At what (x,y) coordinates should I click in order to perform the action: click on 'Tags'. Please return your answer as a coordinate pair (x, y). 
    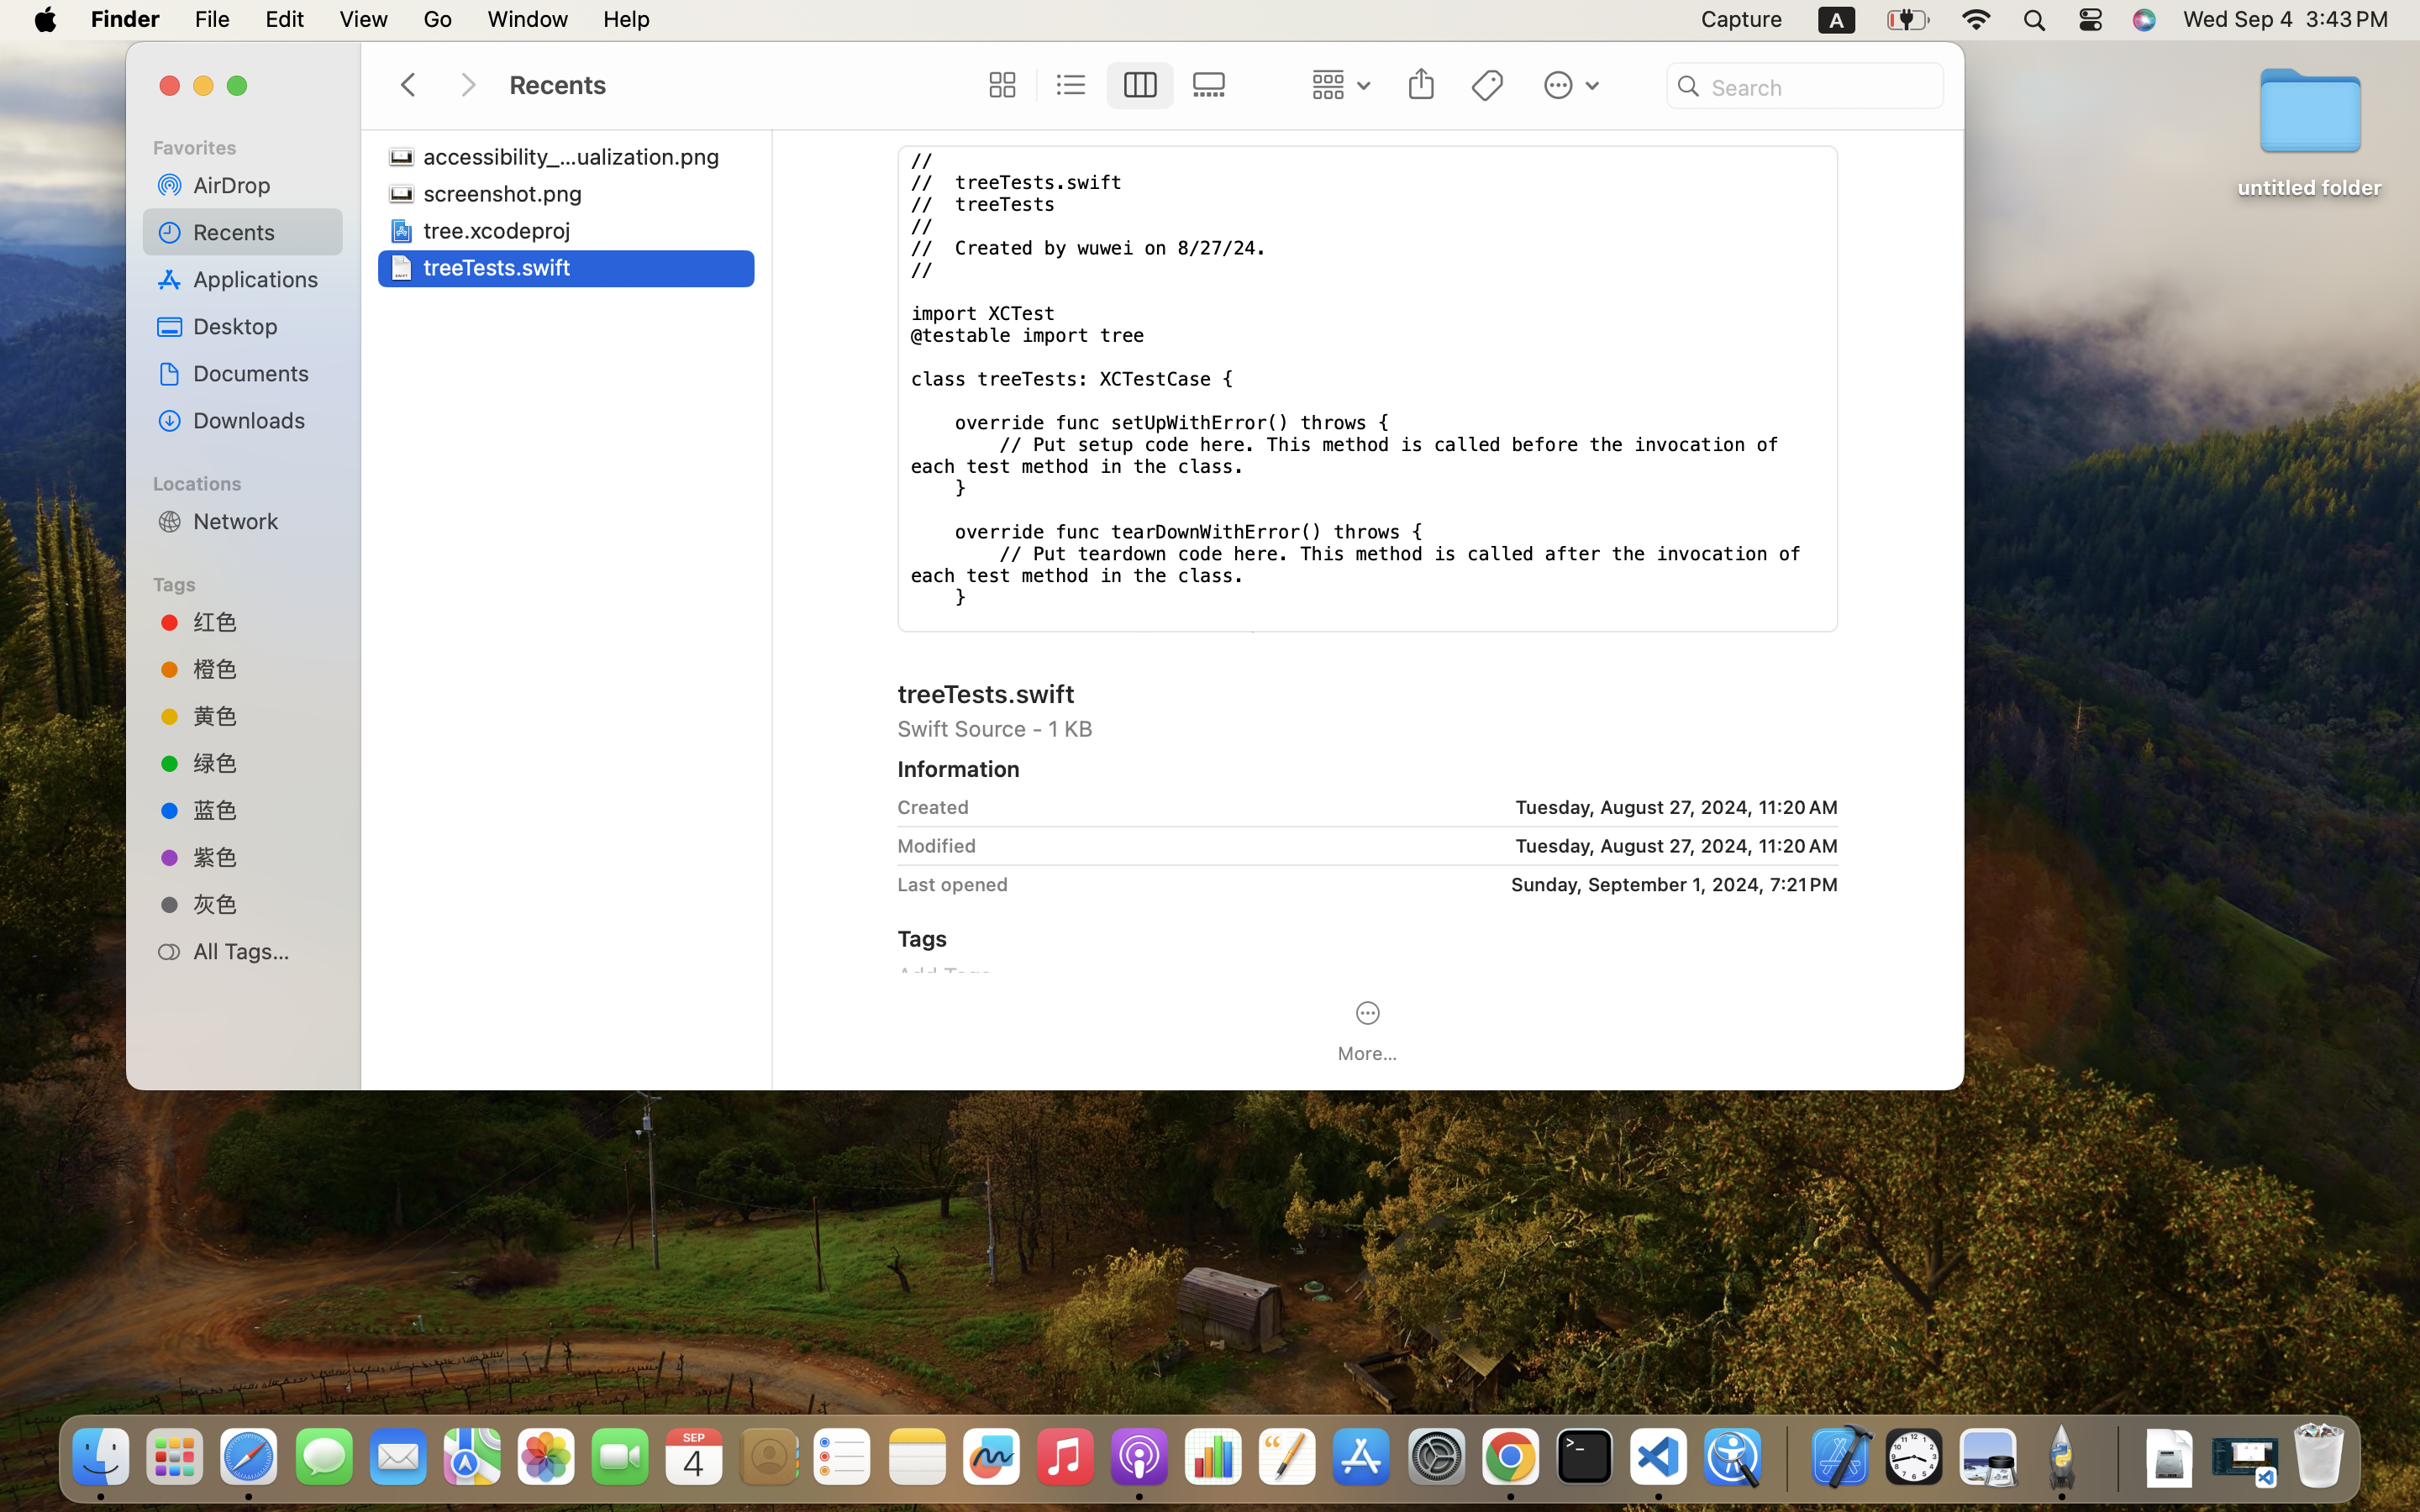
    Looking at the image, I should click on (251, 580).